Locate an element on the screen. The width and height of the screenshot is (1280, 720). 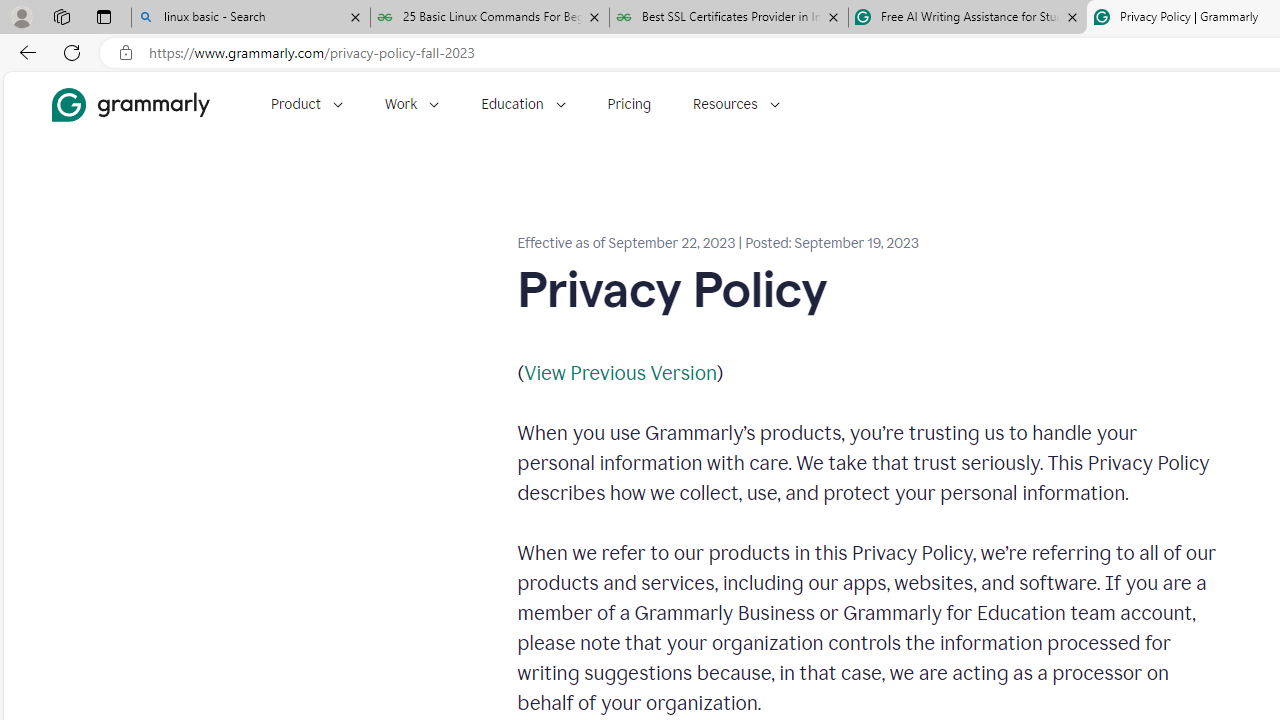
'Best SSL Certificates Provider in India - GeeksforGeeks' is located at coordinates (728, 17).